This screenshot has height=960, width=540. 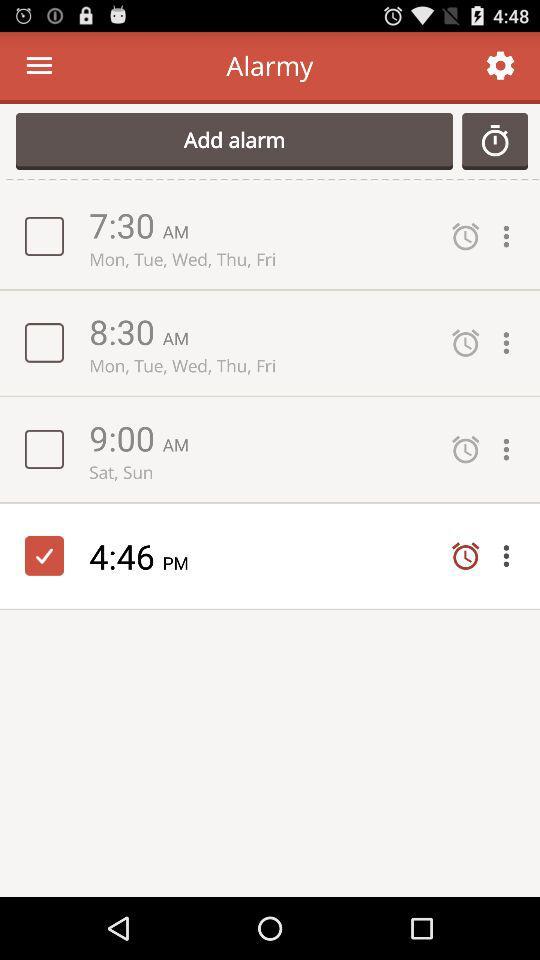 I want to click on icon above the 4:46 item, so click(x=260, y=472).